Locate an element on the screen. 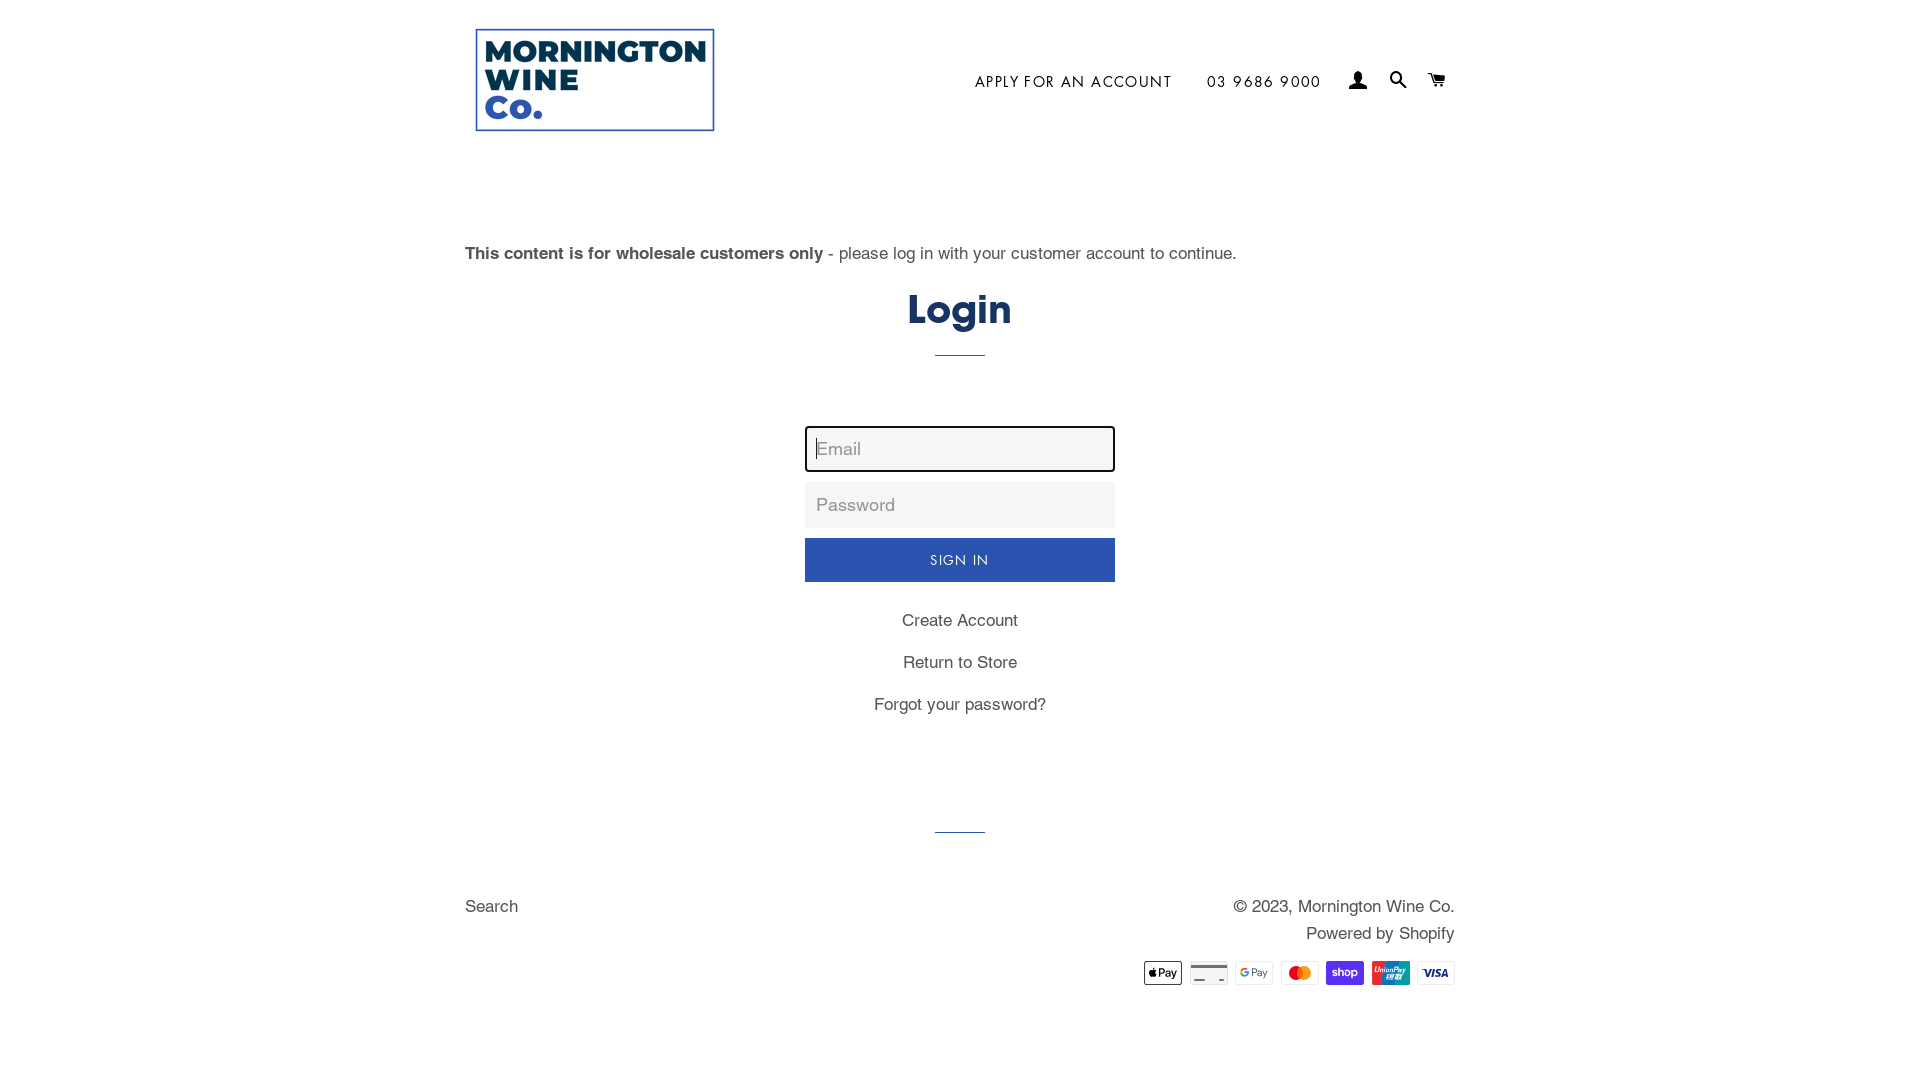 This screenshot has height=1080, width=1920. 'Create Account' is located at coordinates (960, 619).